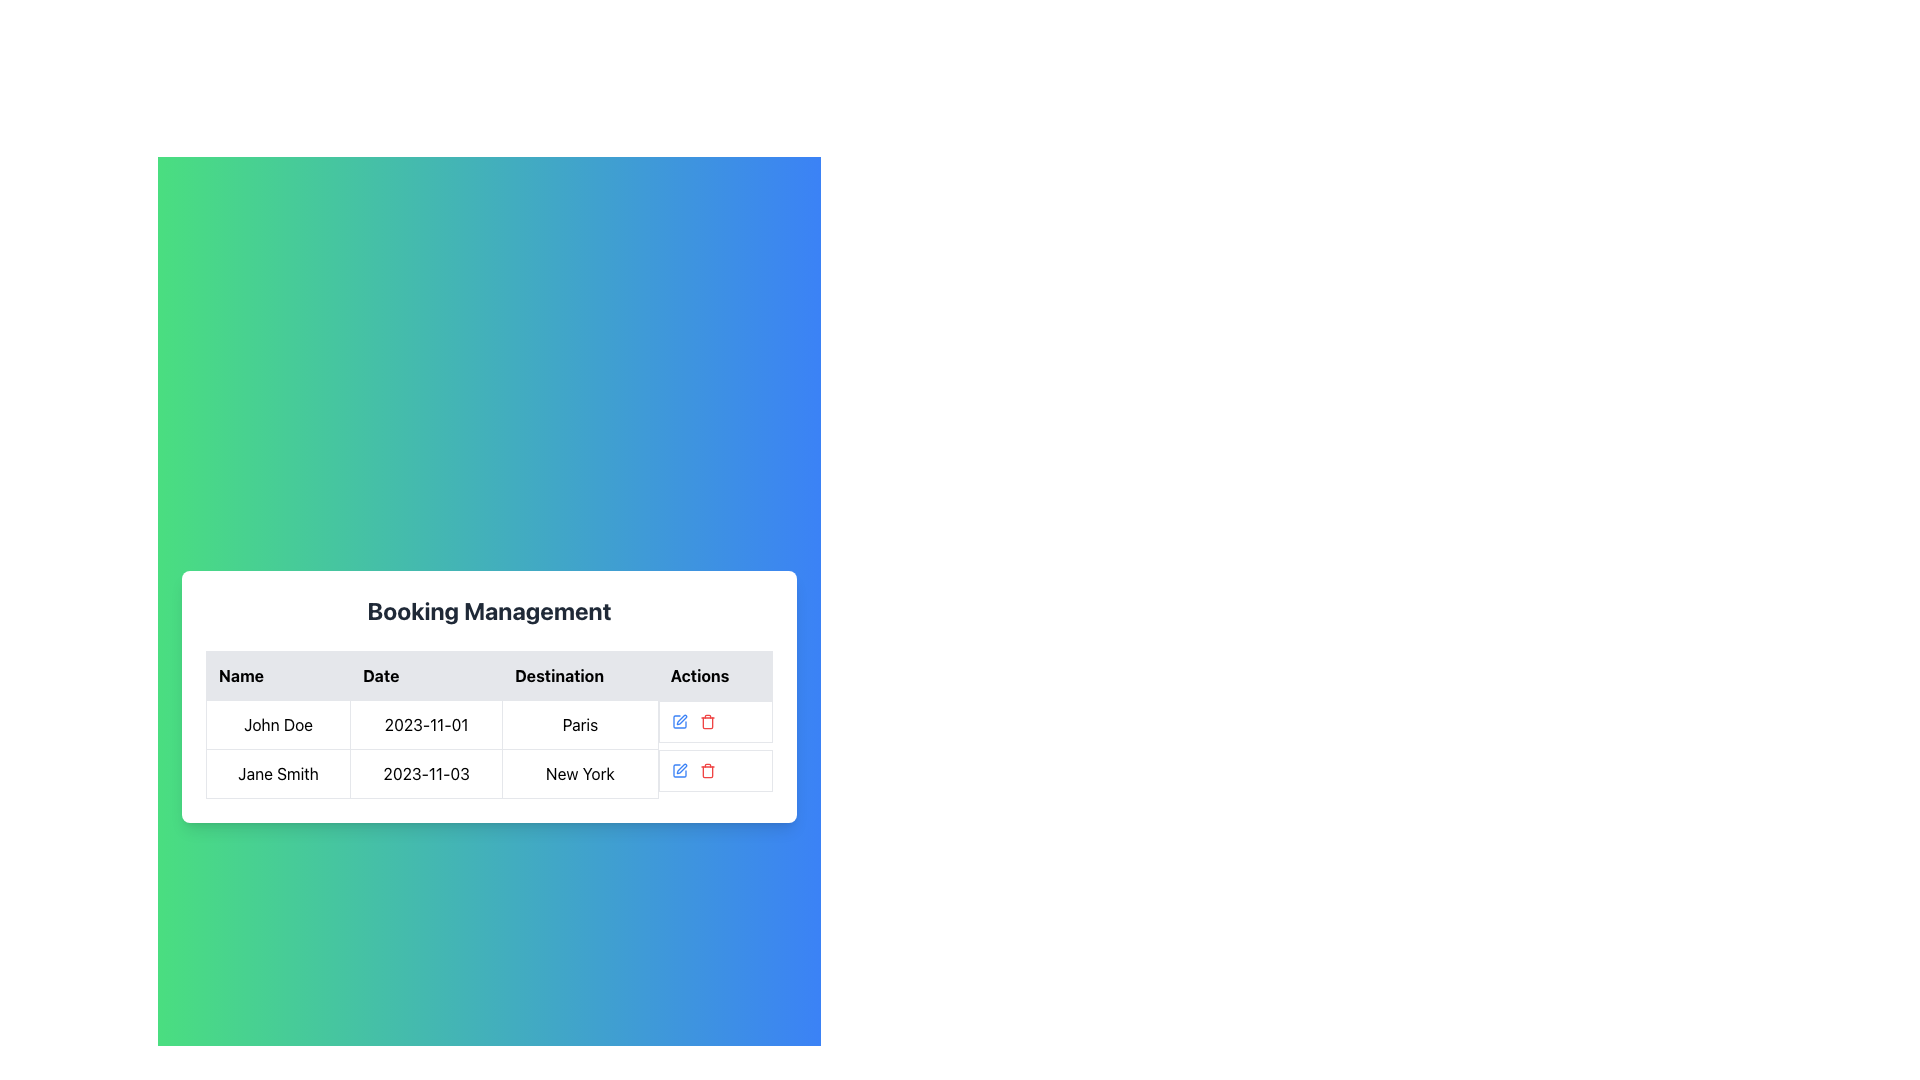  What do you see at coordinates (579, 725) in the screenshot?
I see `the Display Text element that shows 'Paris' in black font on a white background, located in the third column of the first row in the Booking Management table` at bounding box center [579, 725].